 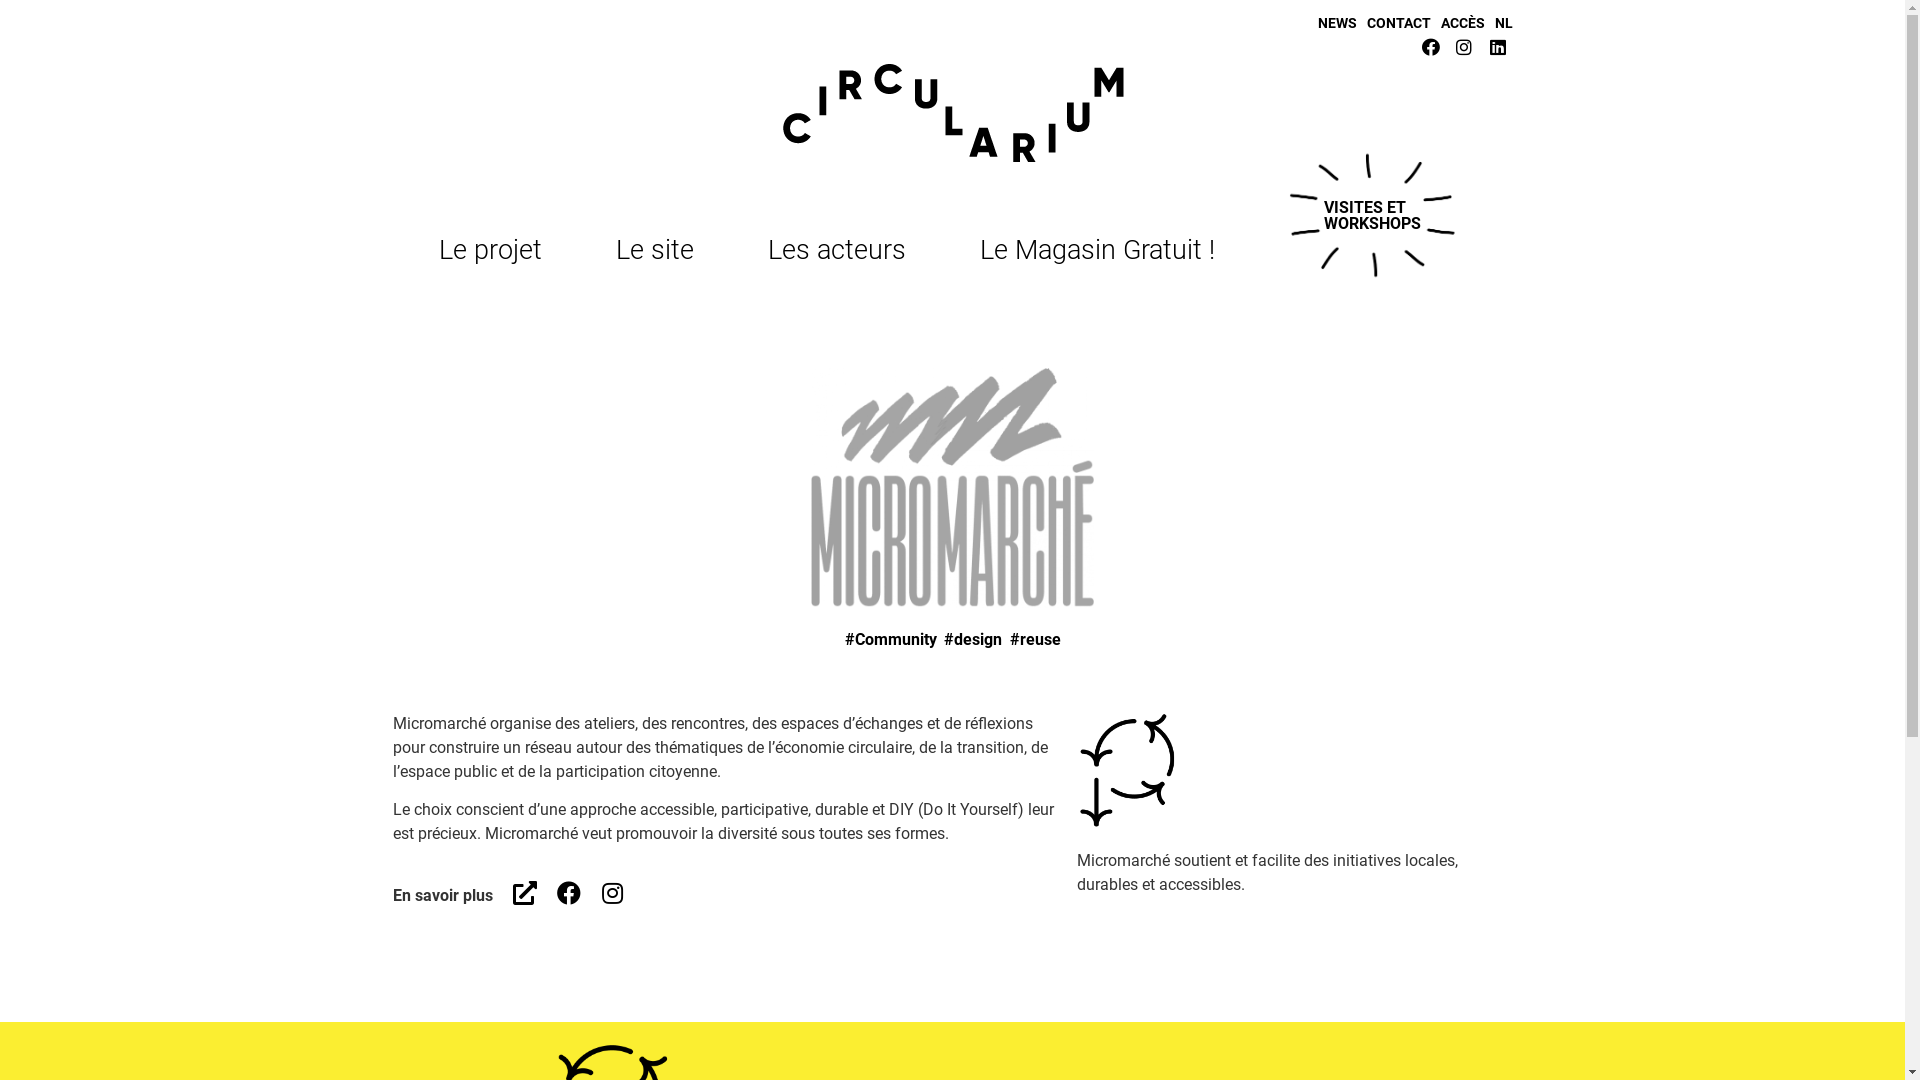 What do you see at coordinates (1396, 23) in the screenshot?
I see `'CONTACT'` at bounding box center [1396, 23].